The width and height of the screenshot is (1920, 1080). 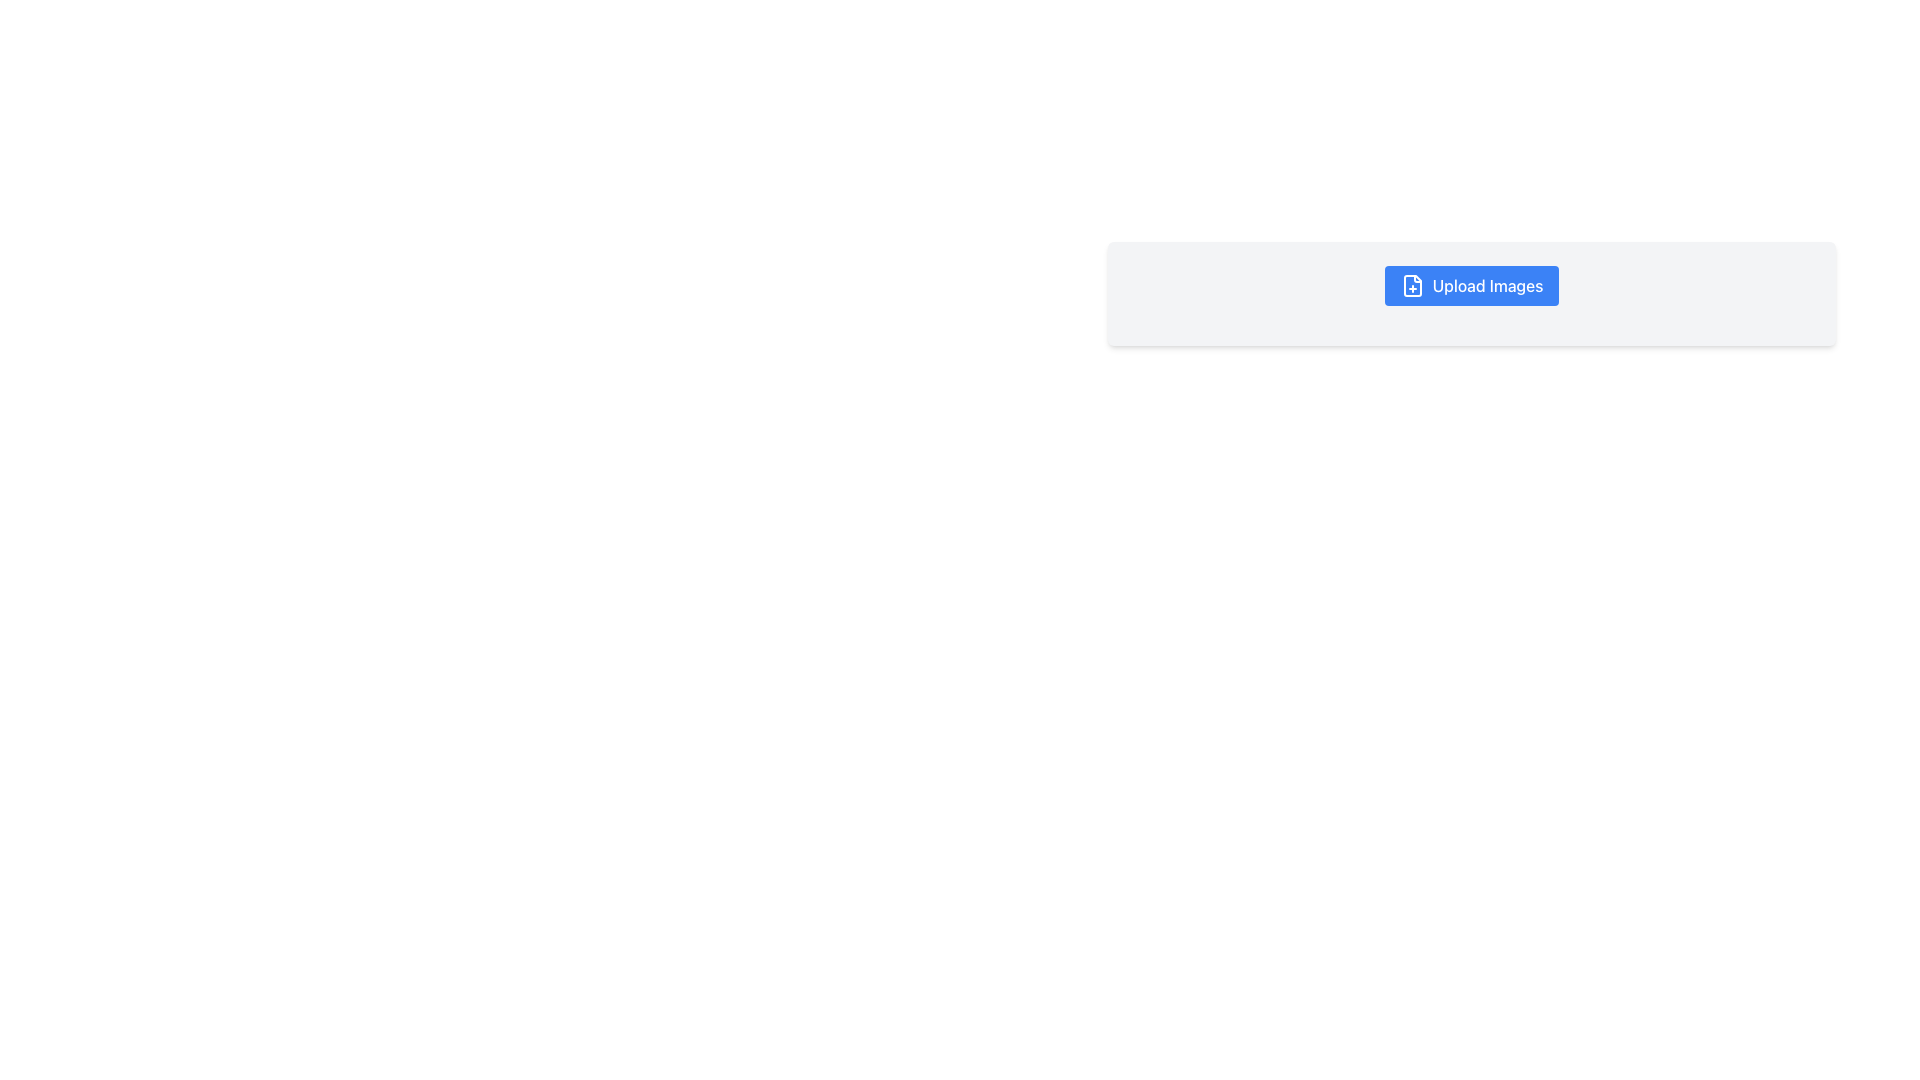 What do you see at coordinates (1472, 293) in the screenshot?
I see `the rectangular card with a gray background and rounded corners that contains a blue 'Upload Images' button at its center` at bounding box center [1472, 293].